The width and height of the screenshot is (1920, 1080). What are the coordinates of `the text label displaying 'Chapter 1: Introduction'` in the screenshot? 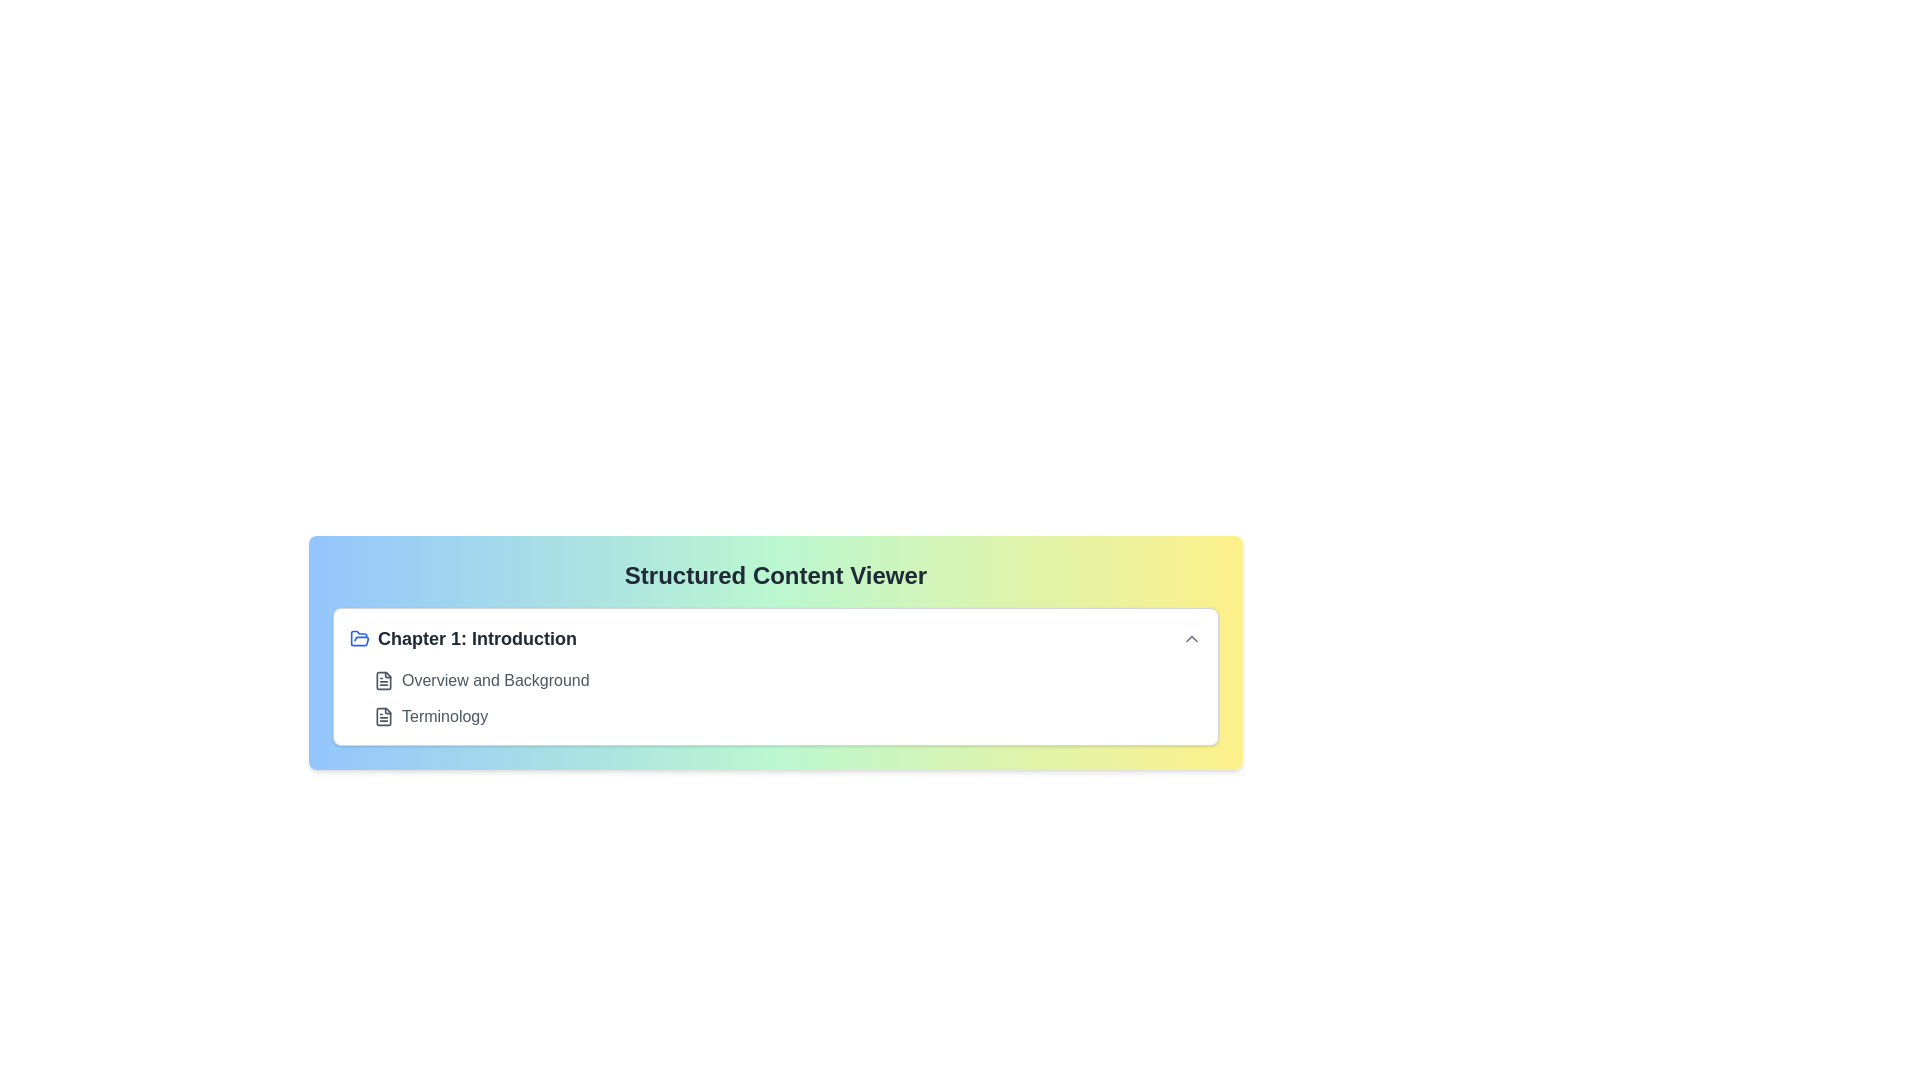 It's located at (476, 639).